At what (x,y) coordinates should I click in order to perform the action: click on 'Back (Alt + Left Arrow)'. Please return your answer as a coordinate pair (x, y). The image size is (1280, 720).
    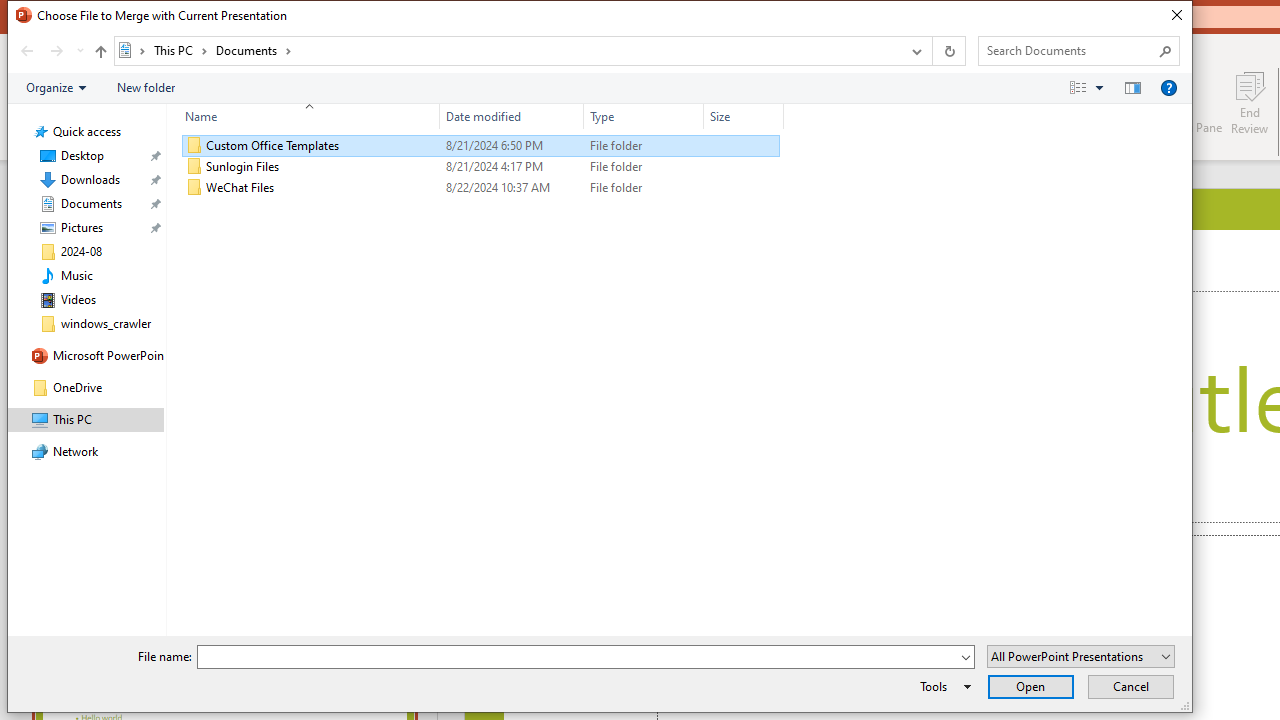
    Looking at the image, I should click on (26, 50).